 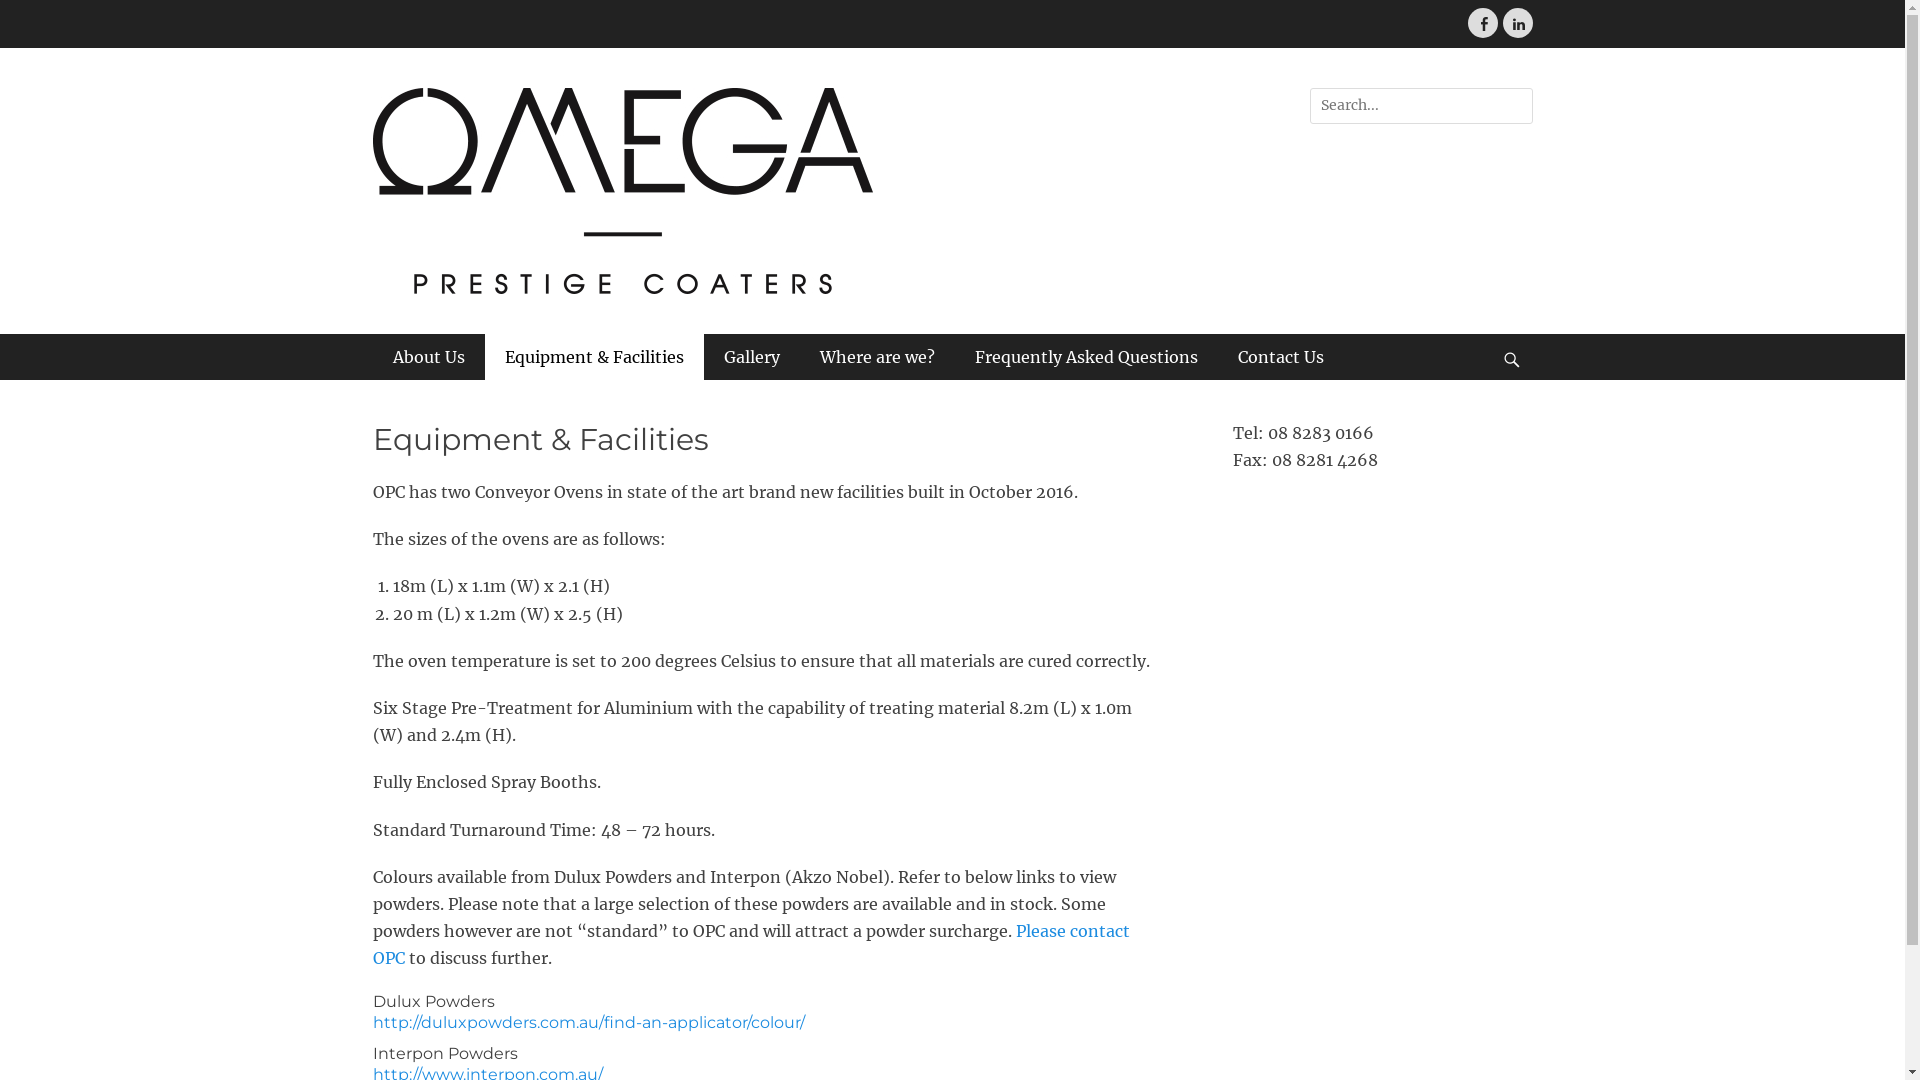 What do you see at coordinates (1483, 23) in the screenshot?
I see `'Facebook'` at bounding box center [1483, 23].